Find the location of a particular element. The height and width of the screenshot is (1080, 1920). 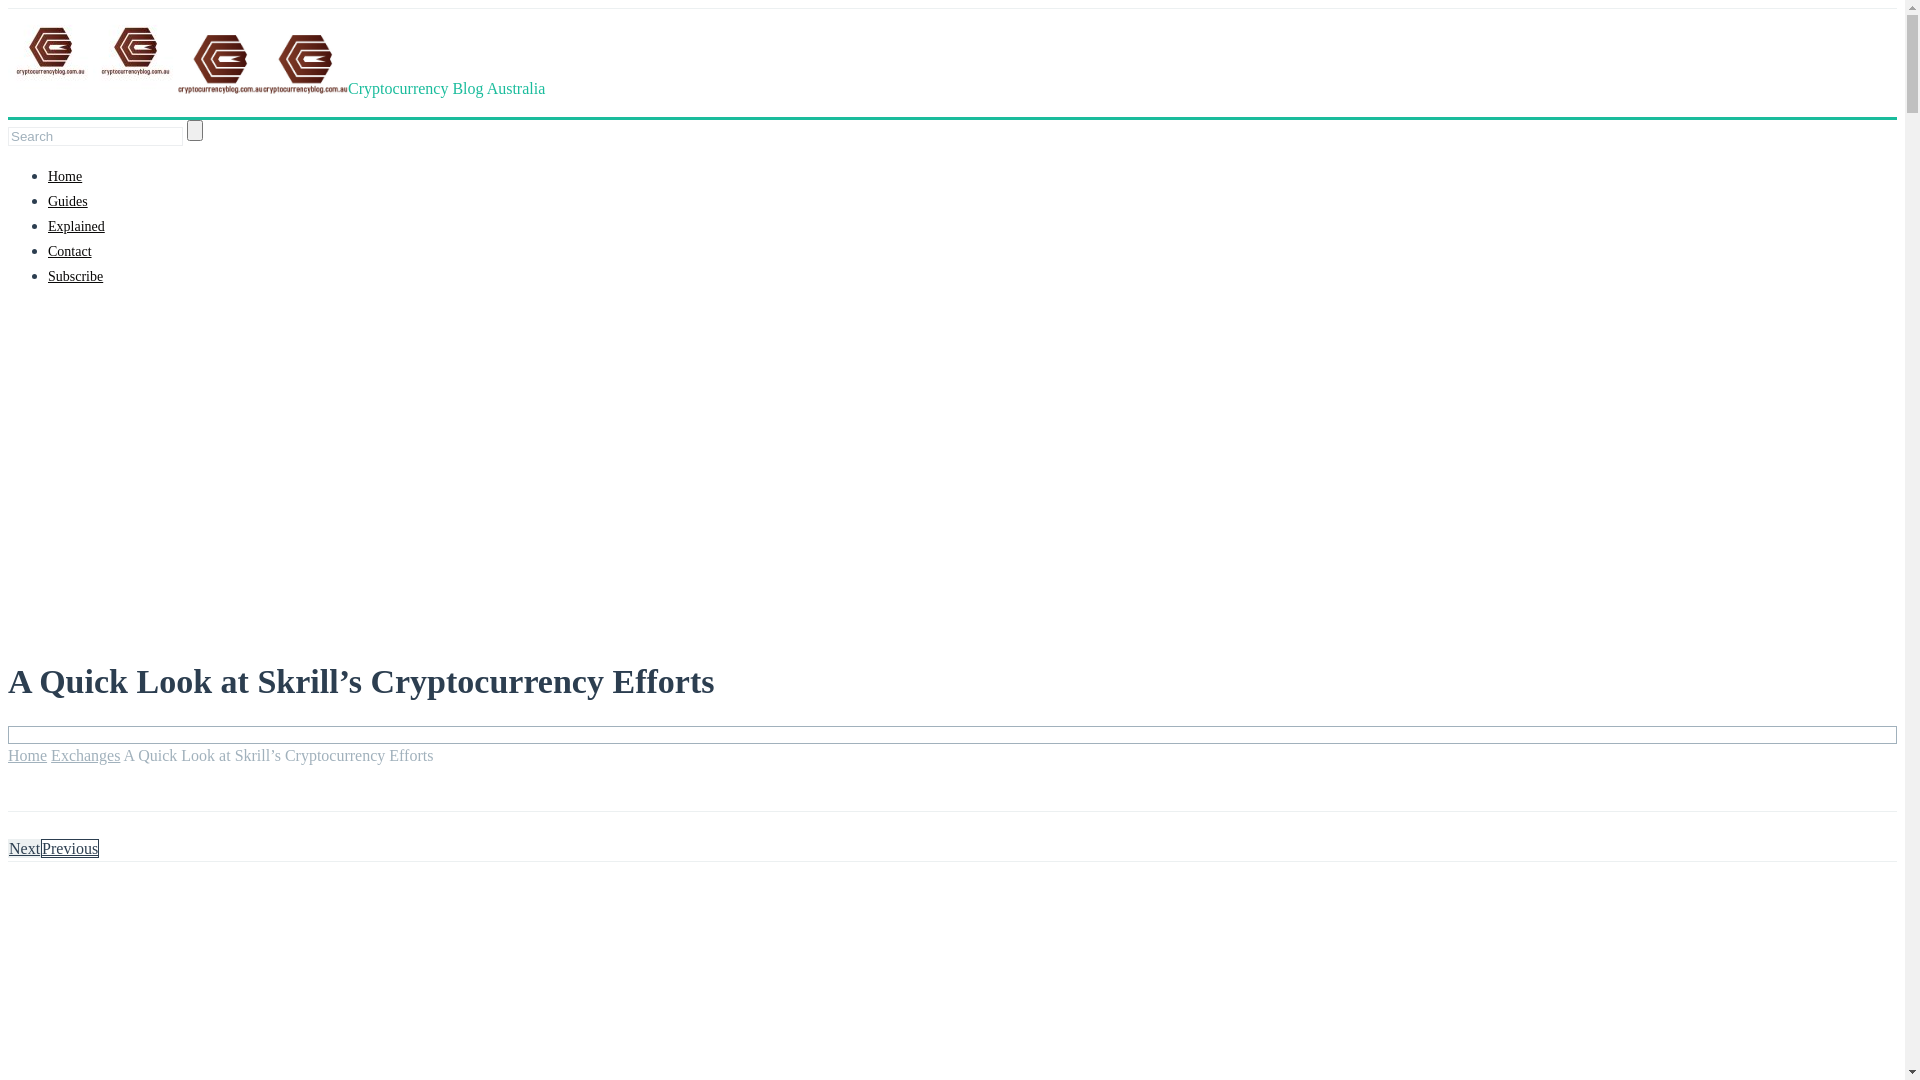

'Cryptocurrency Blog Australia' is located at coordinates (134, 50).